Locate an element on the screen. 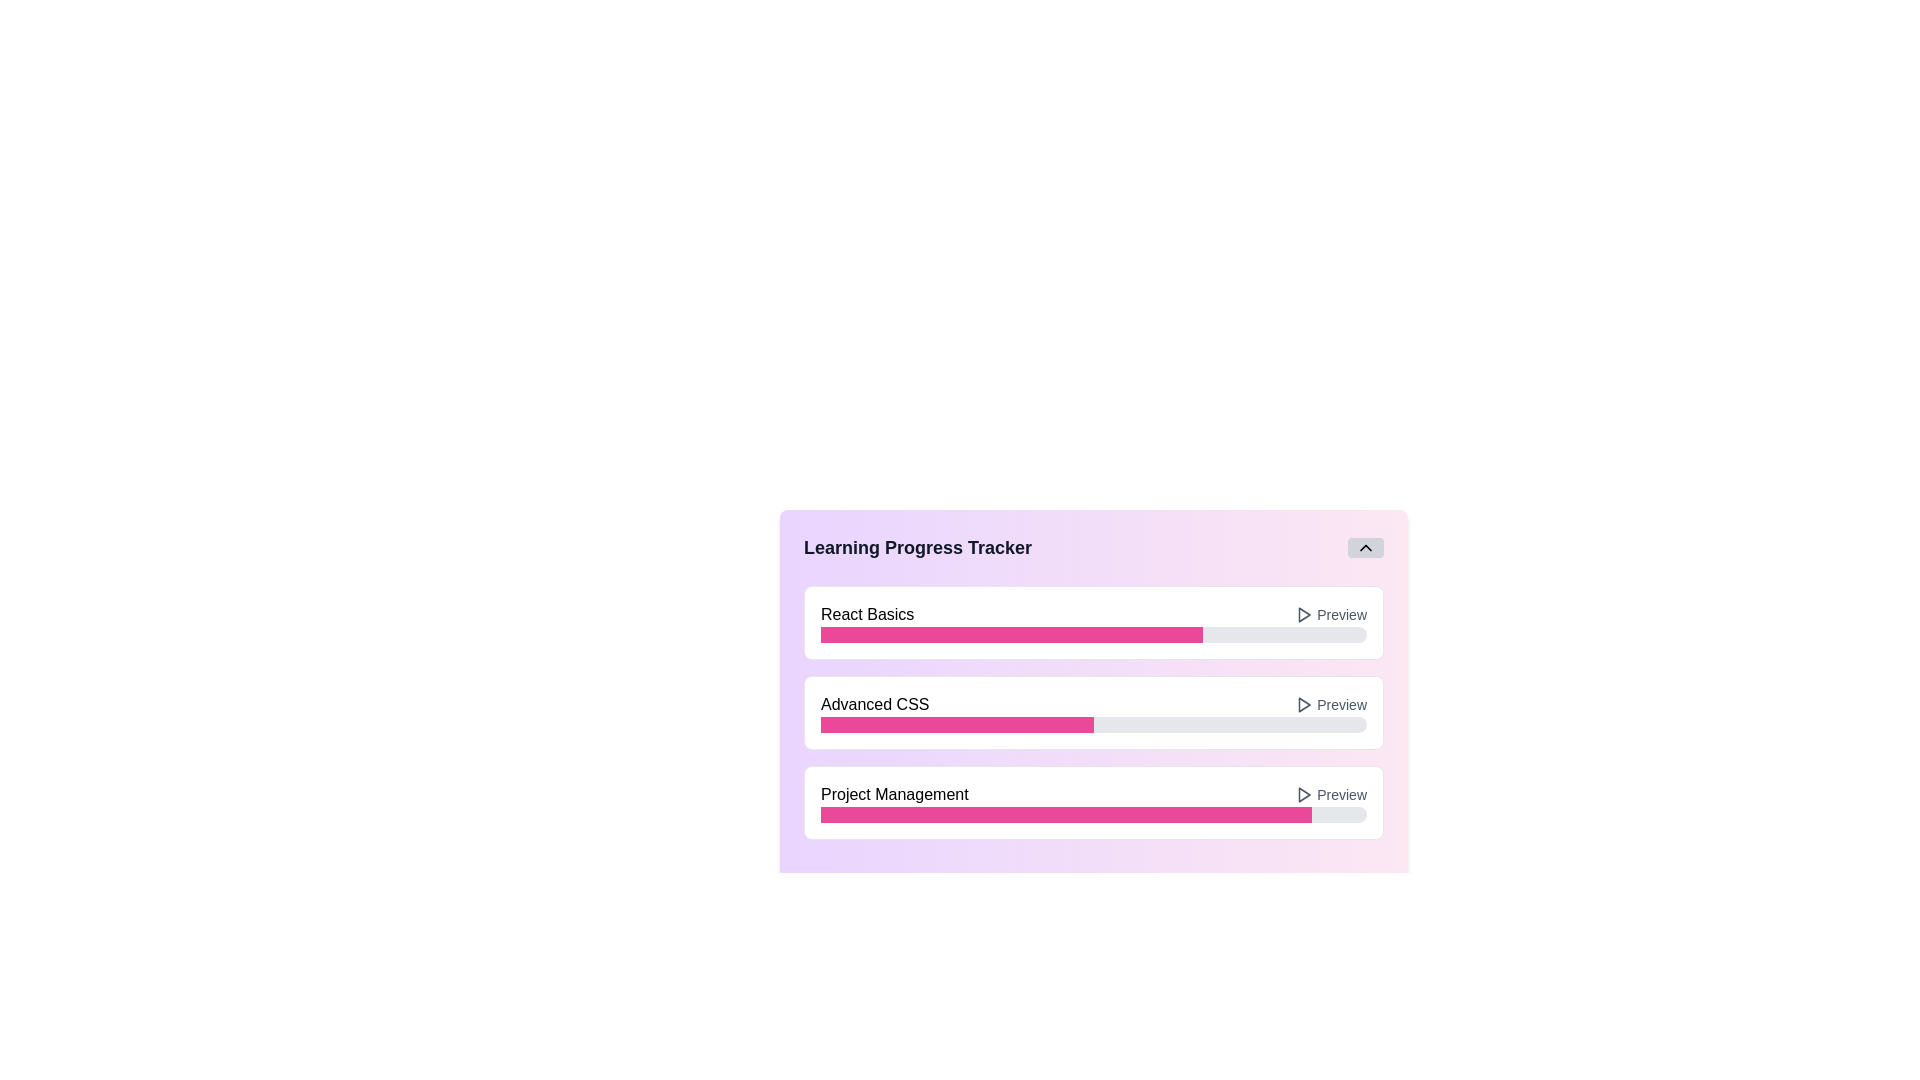 Image resolution: width=1920 pixels, height=1080 pixels. the progress bar representing the completion of the 'Project Management' task within the 'Learning Progress Tracker' UI section, located at the bottom of the card is located at coordinates (1093, 814).